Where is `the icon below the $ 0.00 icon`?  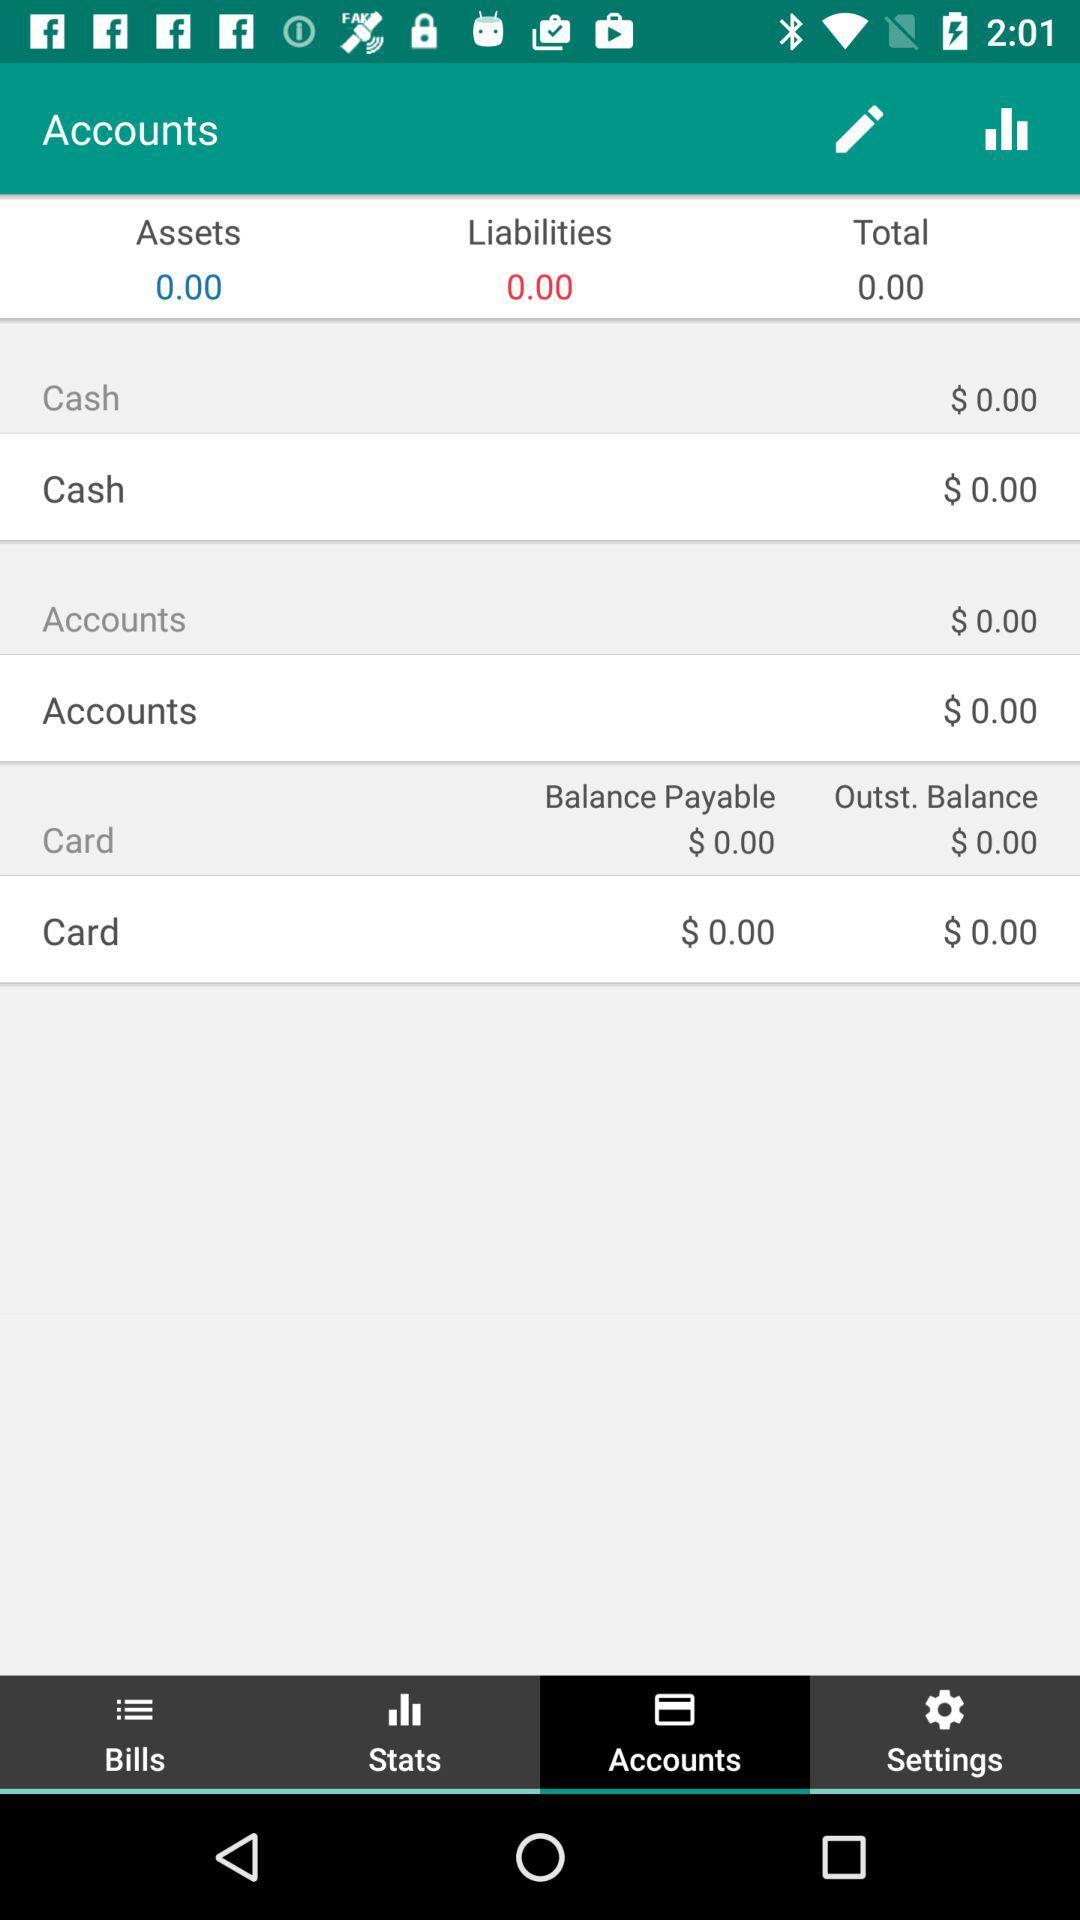
the icon below the $ 0.00 icon is located at coordinates (405, 1731).